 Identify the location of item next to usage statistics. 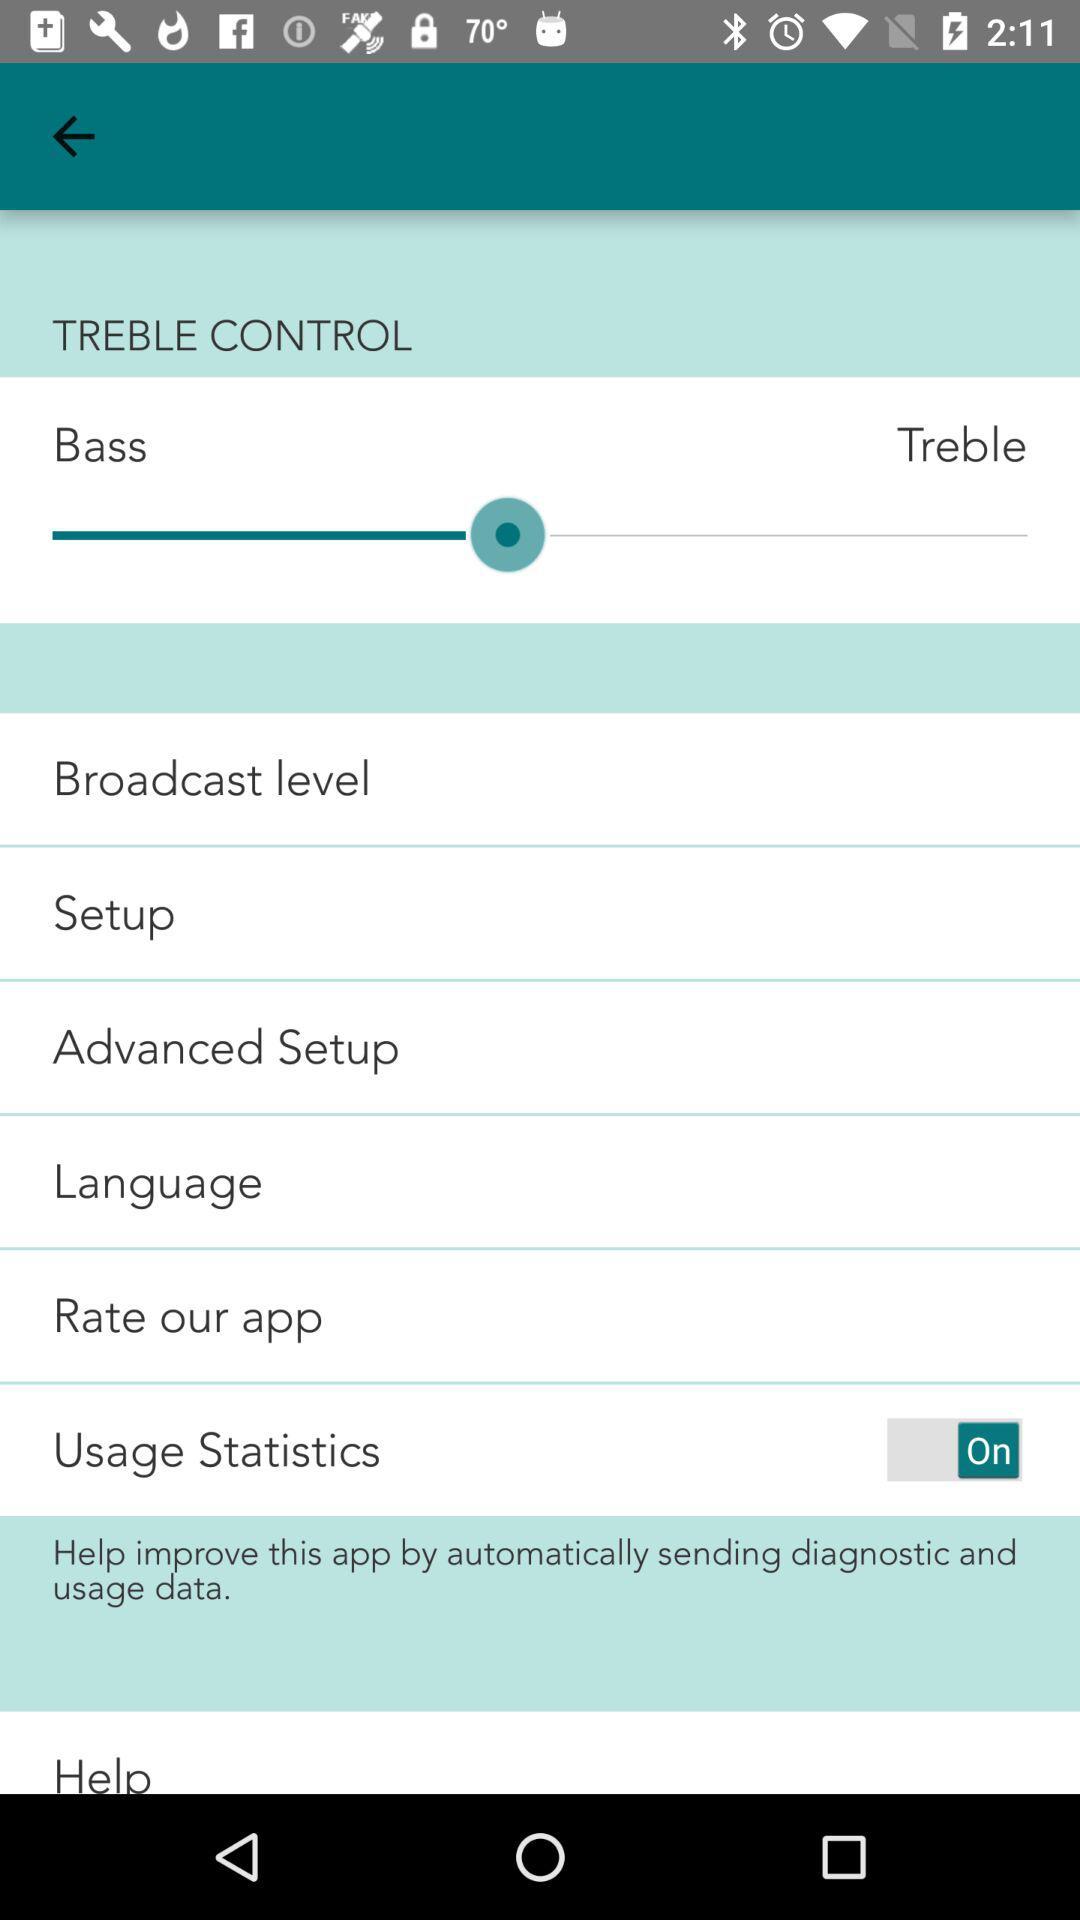
(953, 1449).